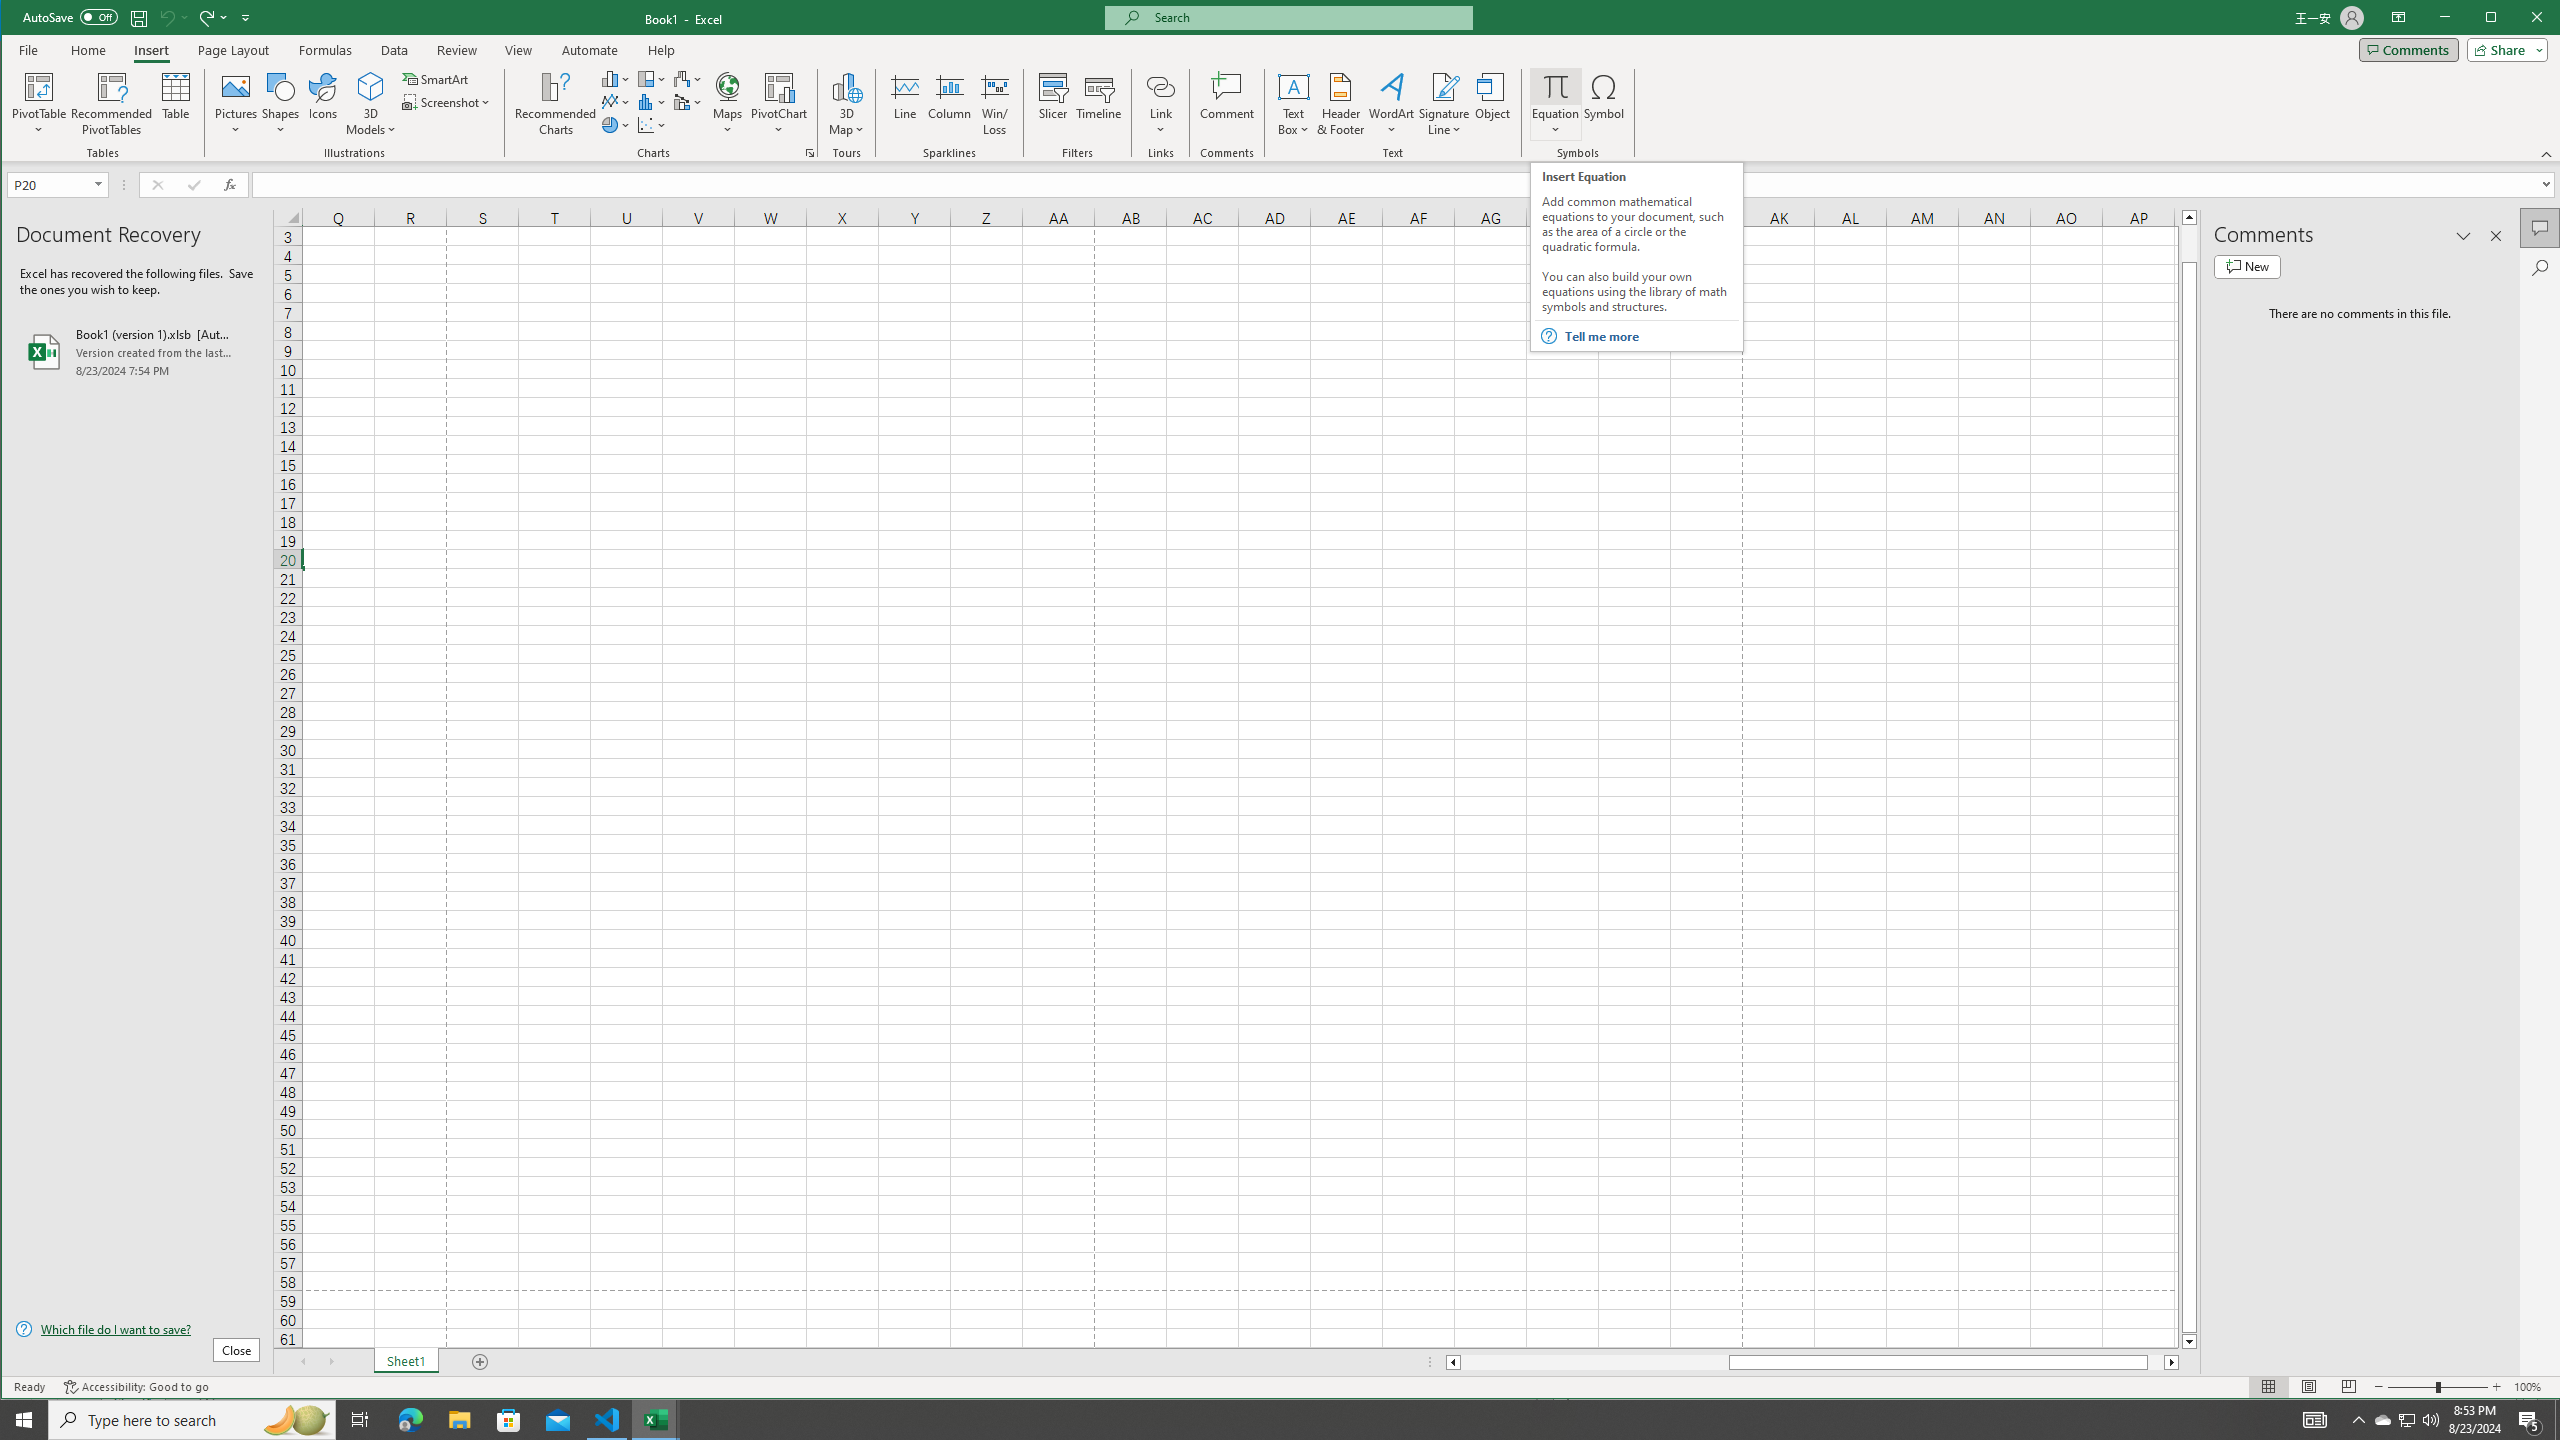 Image resolution: width=2560 pixels, height=1440 pixels. I want to click on 'Column', so click(949, 103).